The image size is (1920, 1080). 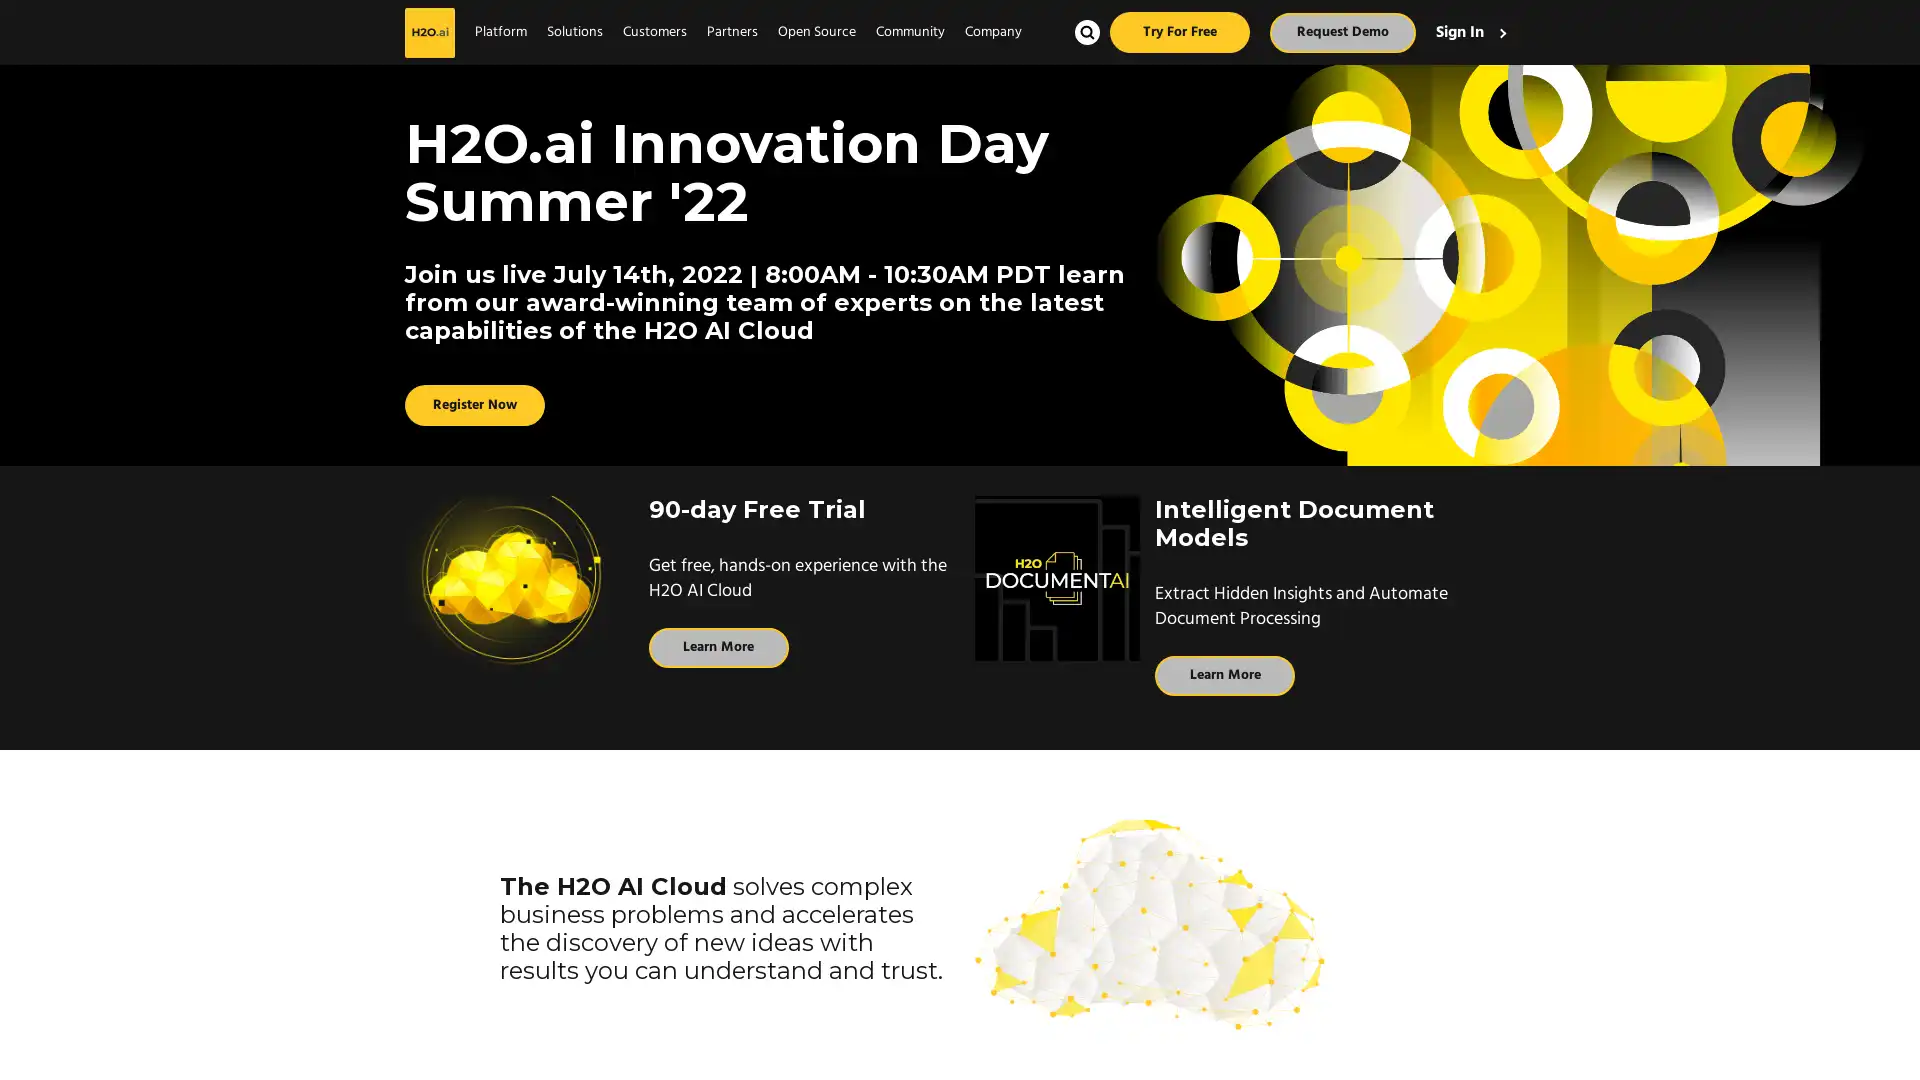 I want to click on search icon, so click(x=1086, y=32).